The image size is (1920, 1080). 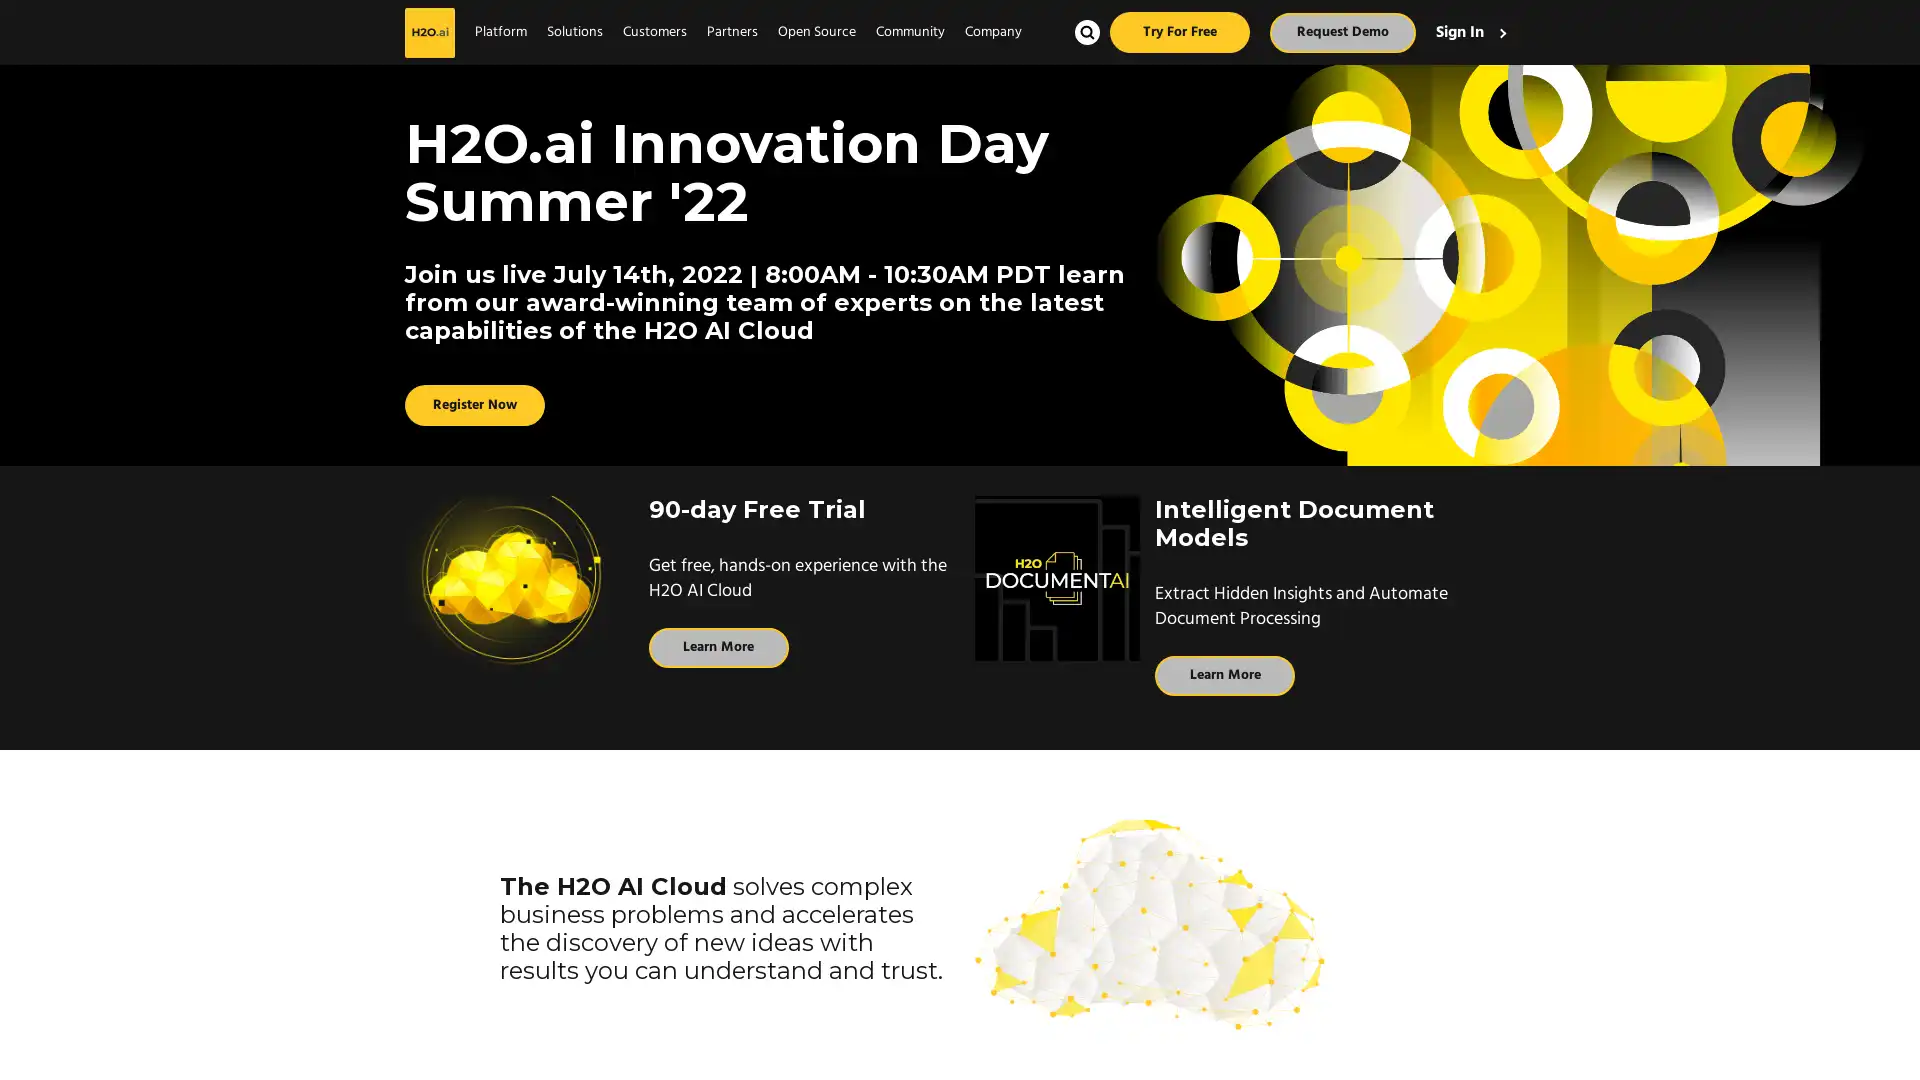 I want to click on search icon, so click(x=1086, y=32).